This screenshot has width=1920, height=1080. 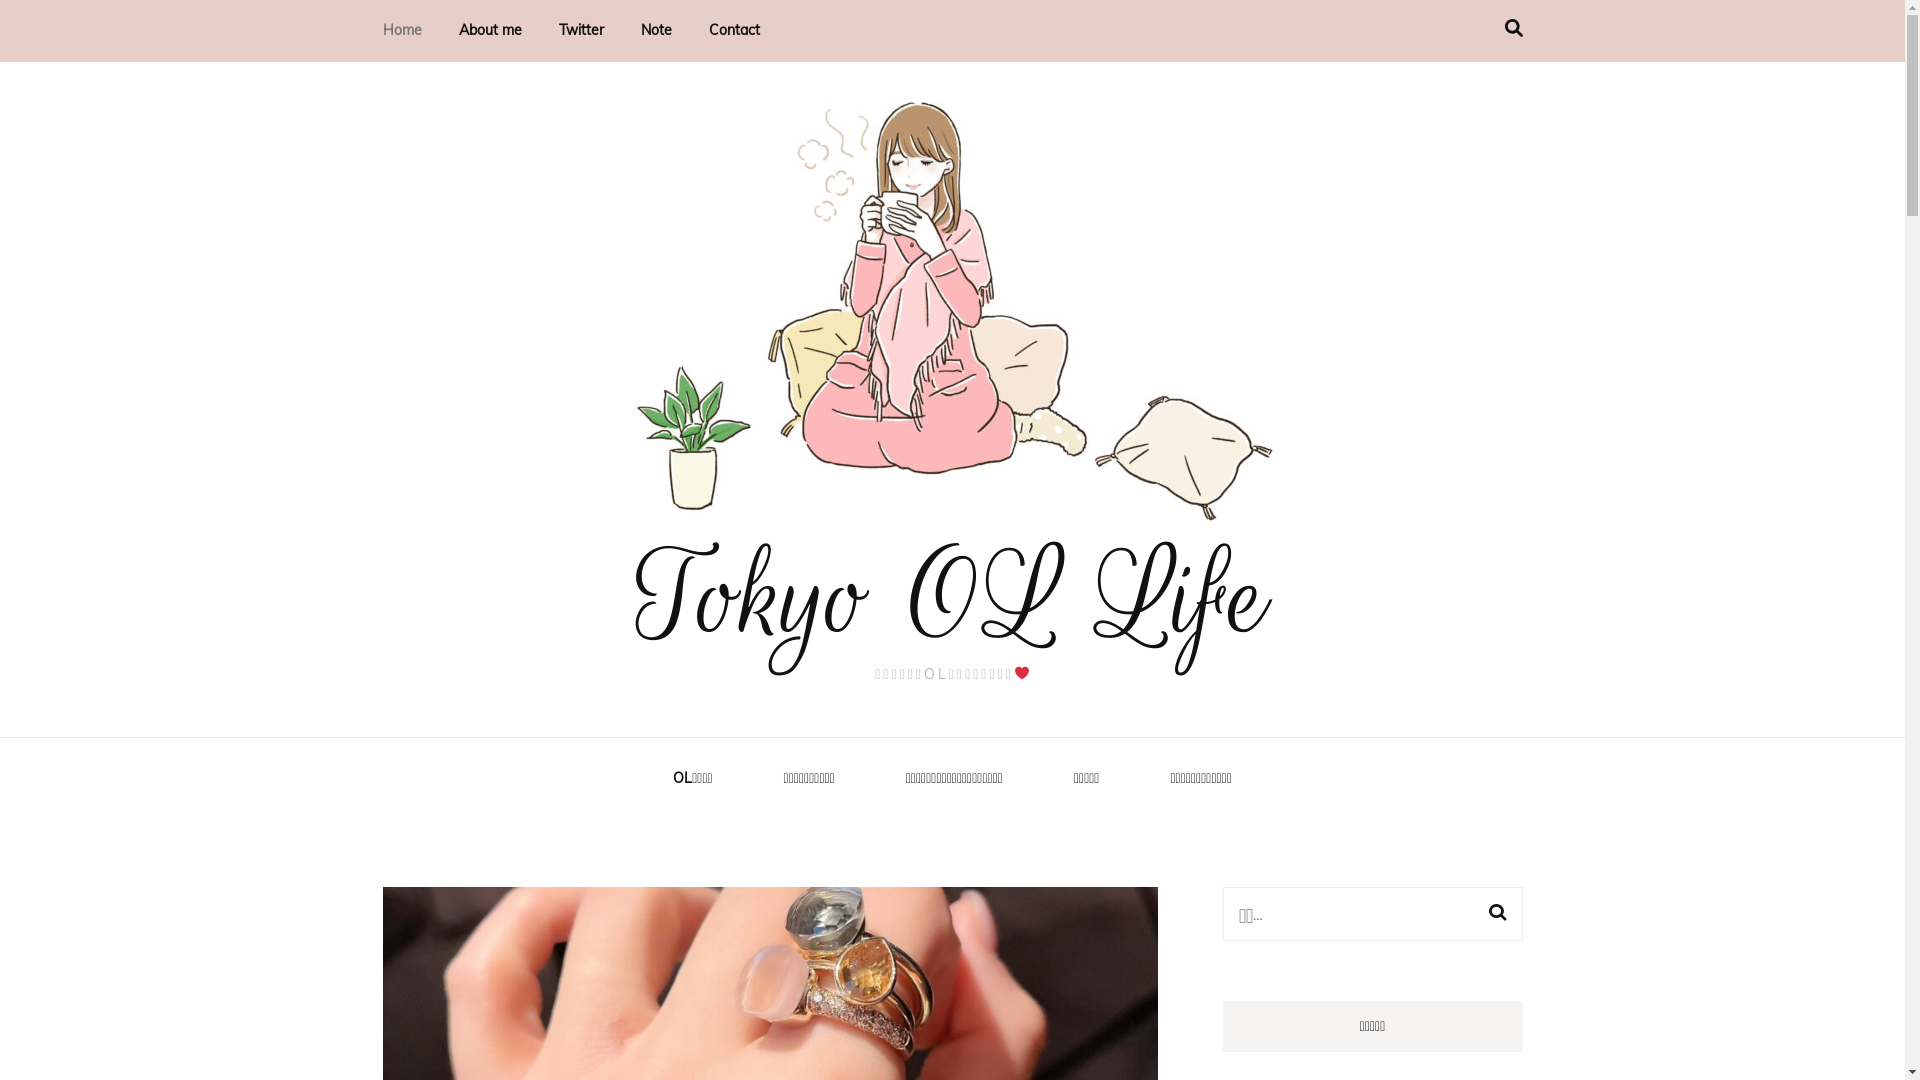 I want to click on 'Note', so click(x=655, y=30).